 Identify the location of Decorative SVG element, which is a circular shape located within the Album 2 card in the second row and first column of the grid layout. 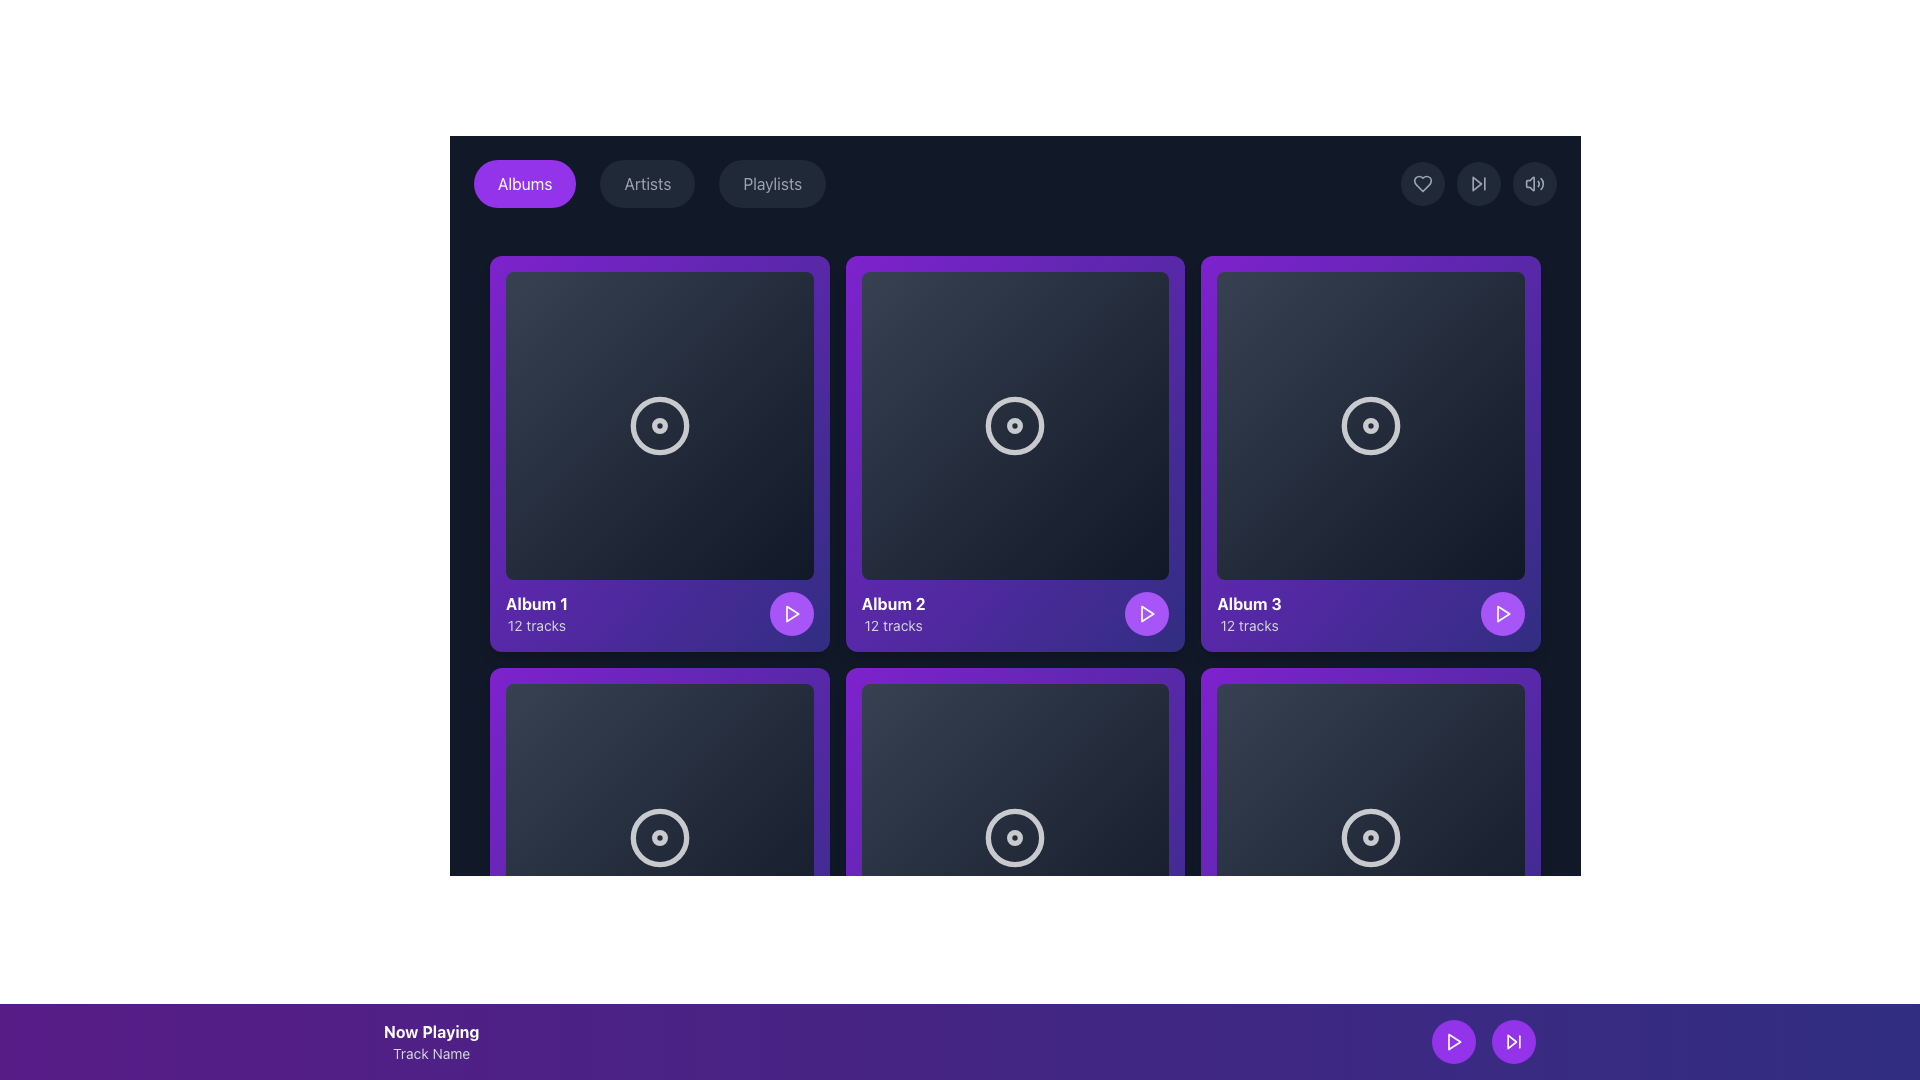
(1015, 424).